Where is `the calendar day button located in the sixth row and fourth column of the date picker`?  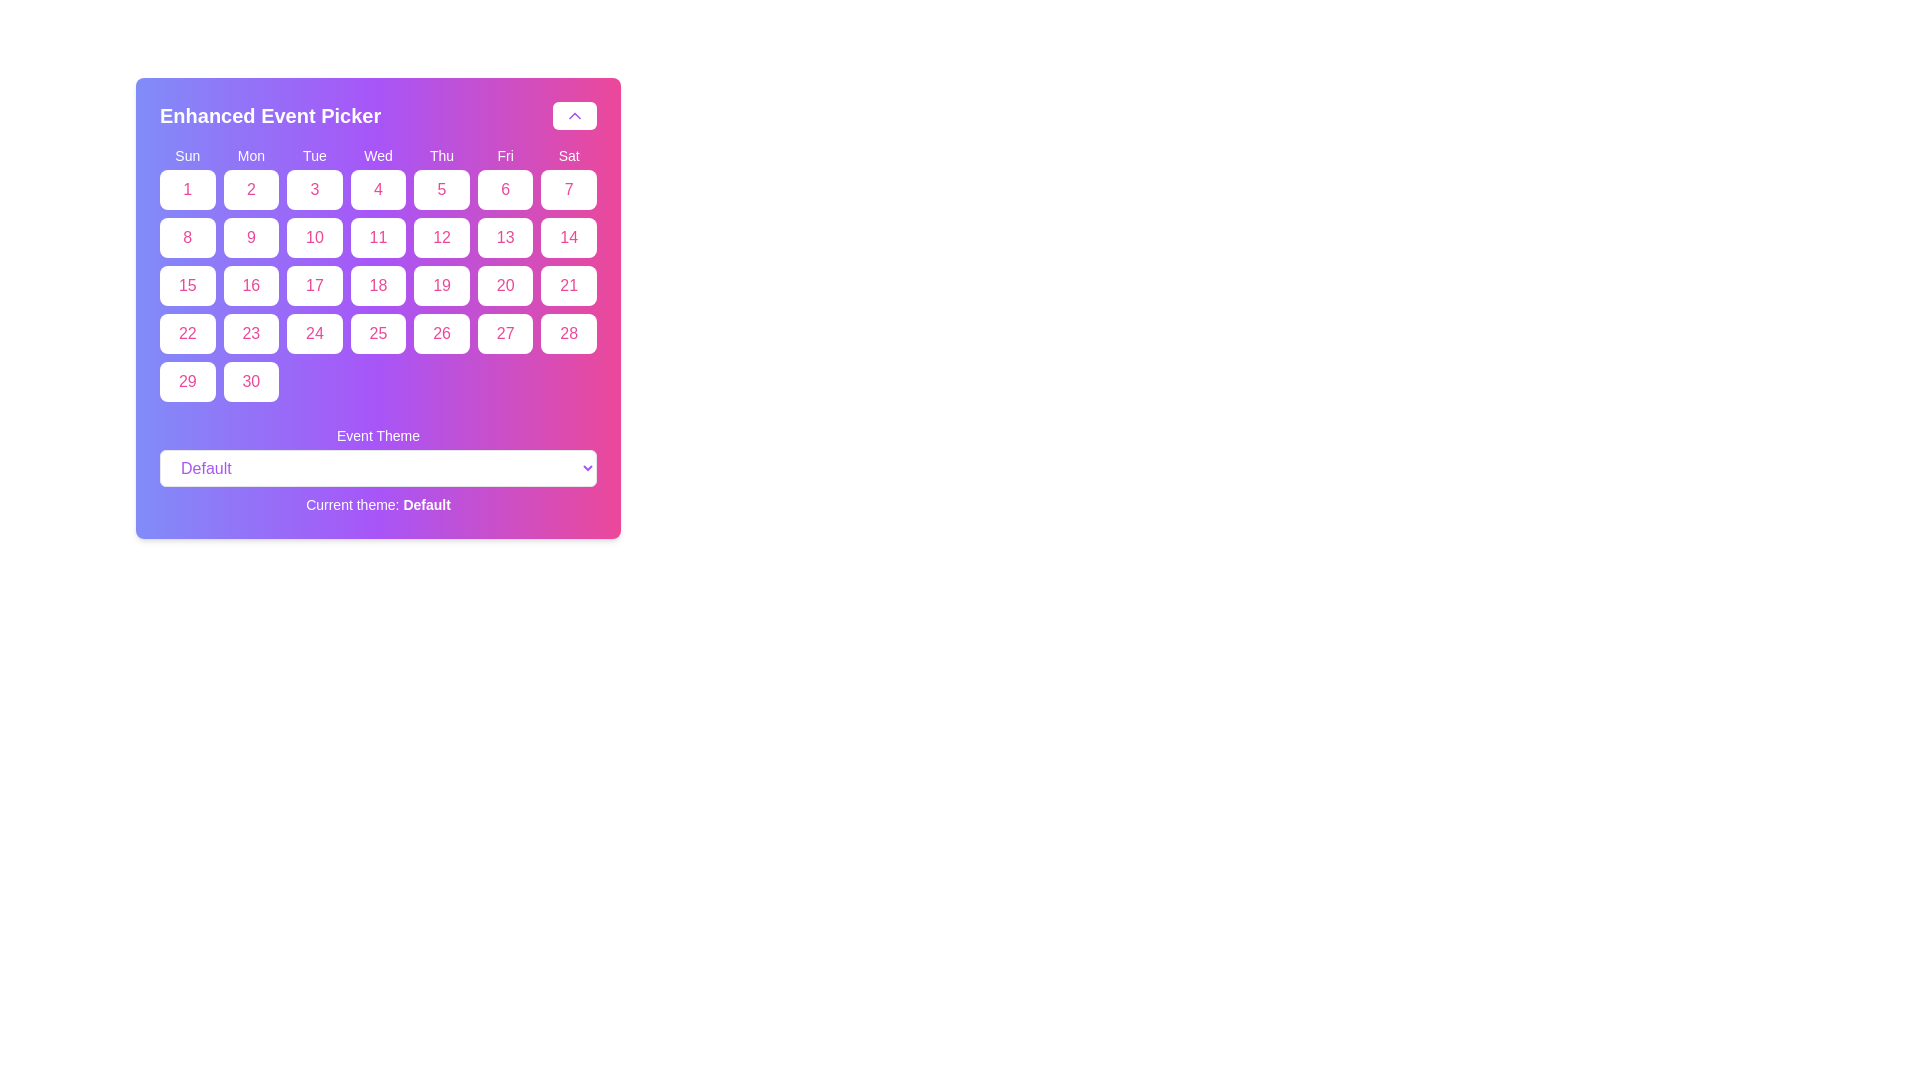
the calendar day button located in the sixth row and fourth column of the date picker is located at coordinates (440, 333).